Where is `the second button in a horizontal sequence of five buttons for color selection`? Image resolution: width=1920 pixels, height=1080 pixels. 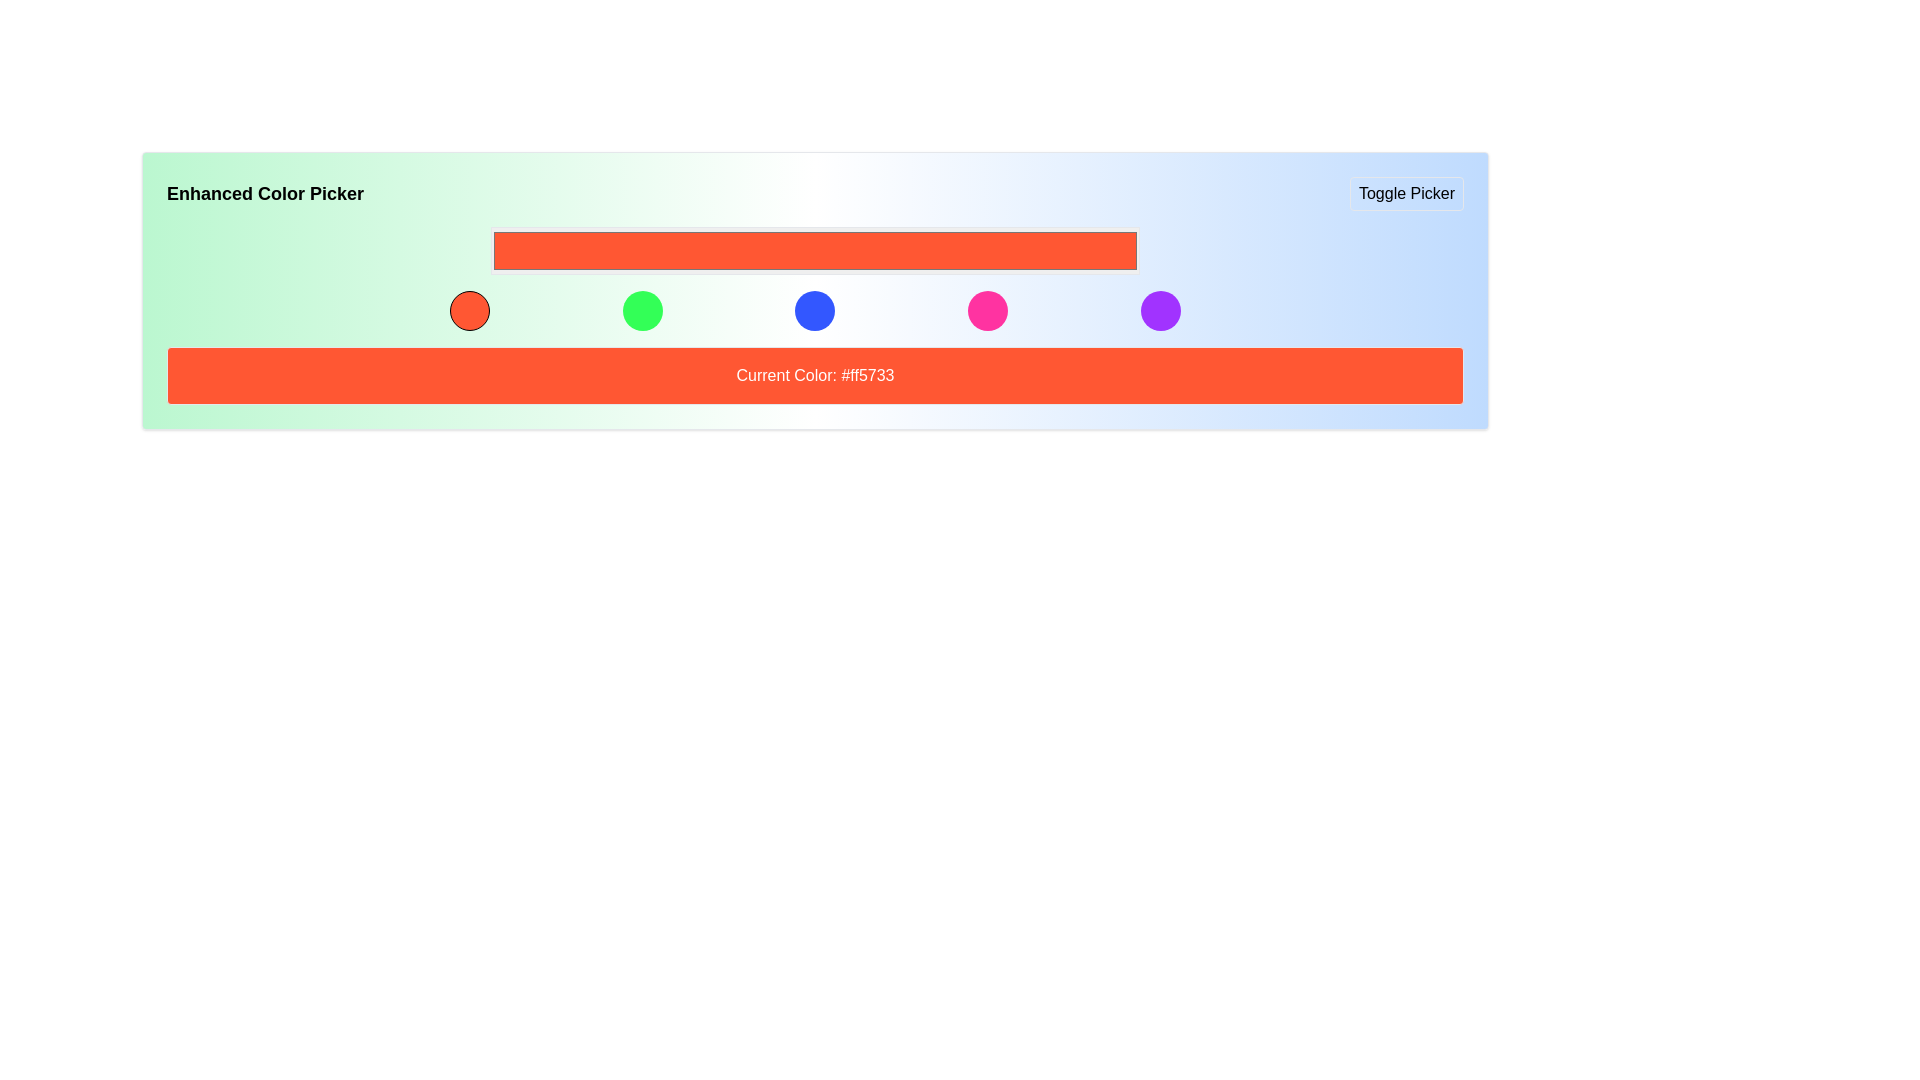 the second button in a horizontal sequence of five buttons for color selection is located at coordinates (642, 311).